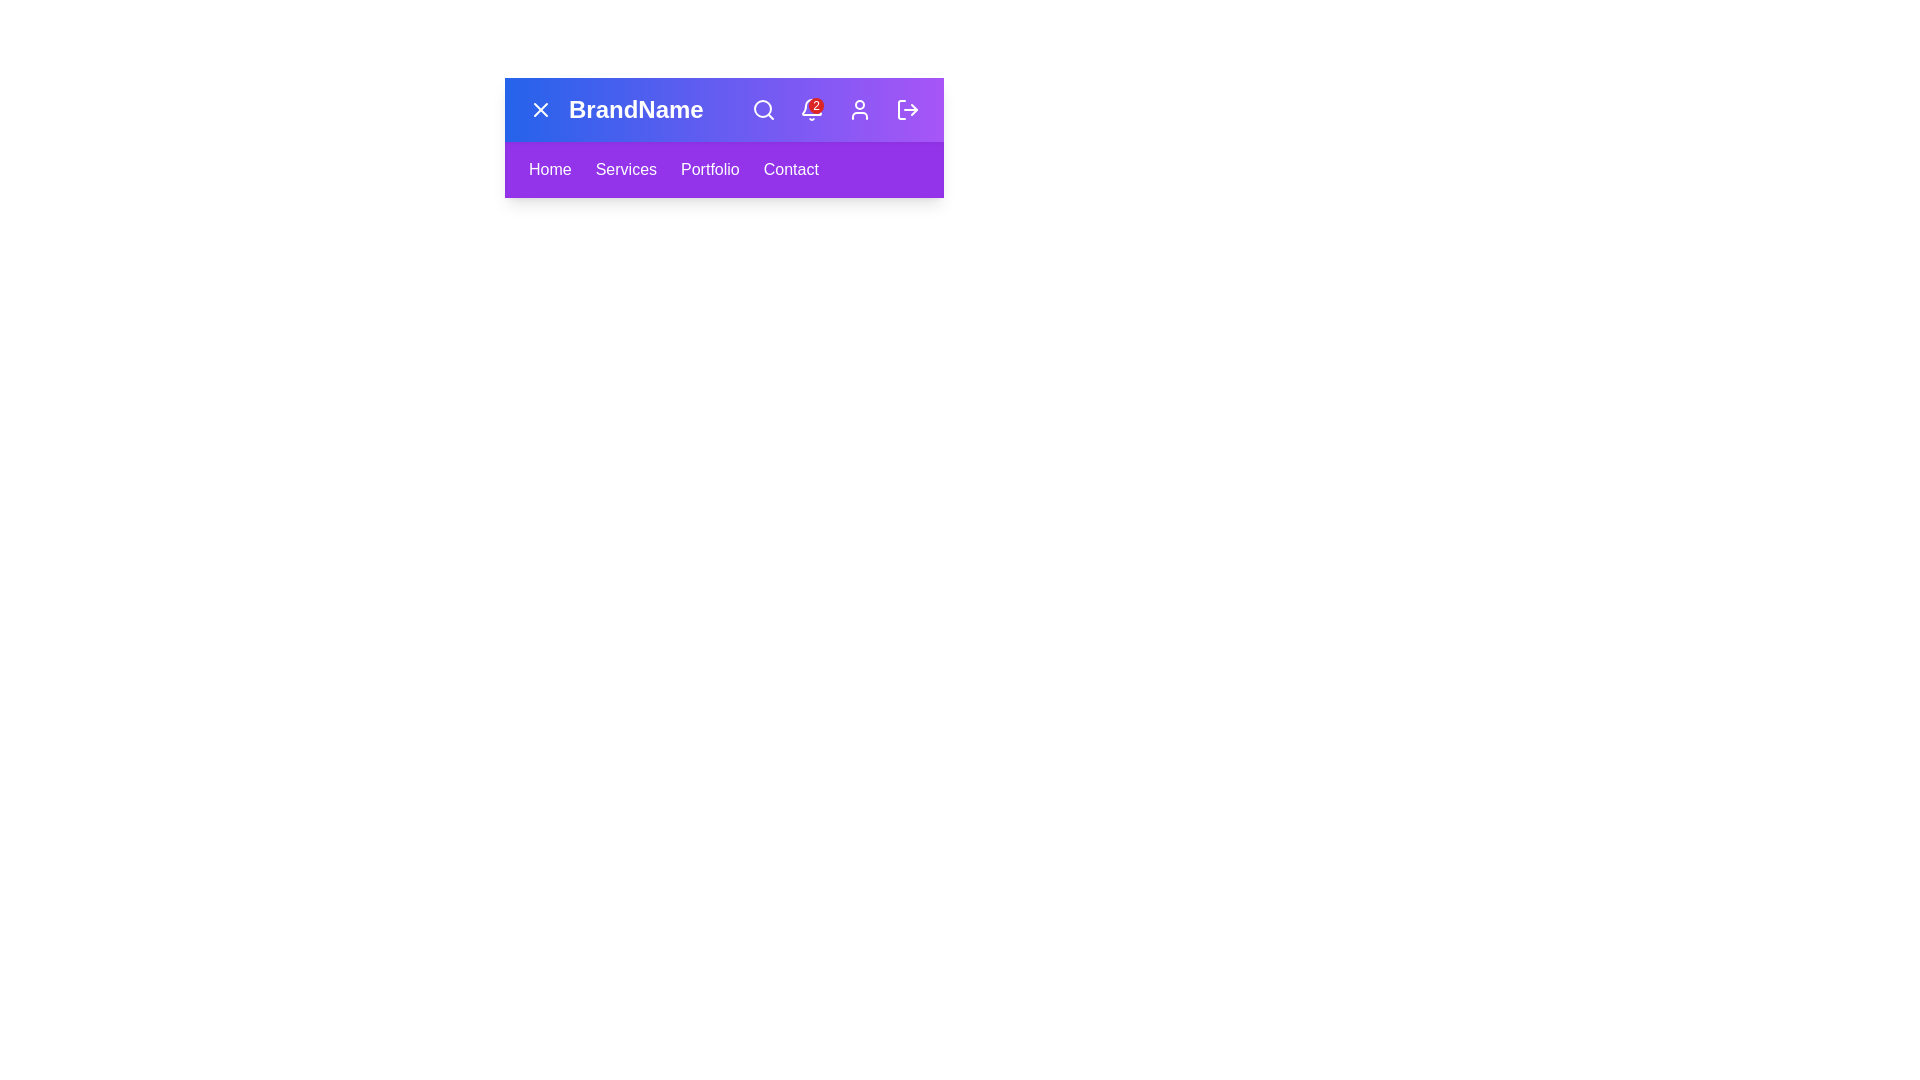 The width and height of the screenshot is (1920, 1080). Describe the element at coordinates (625, 168) in the screenshot. I see `the 'Services' text label in the purple navigation bar, which is the second item from the left, positioned between 'Home' and 'Portfolio'` at that location.